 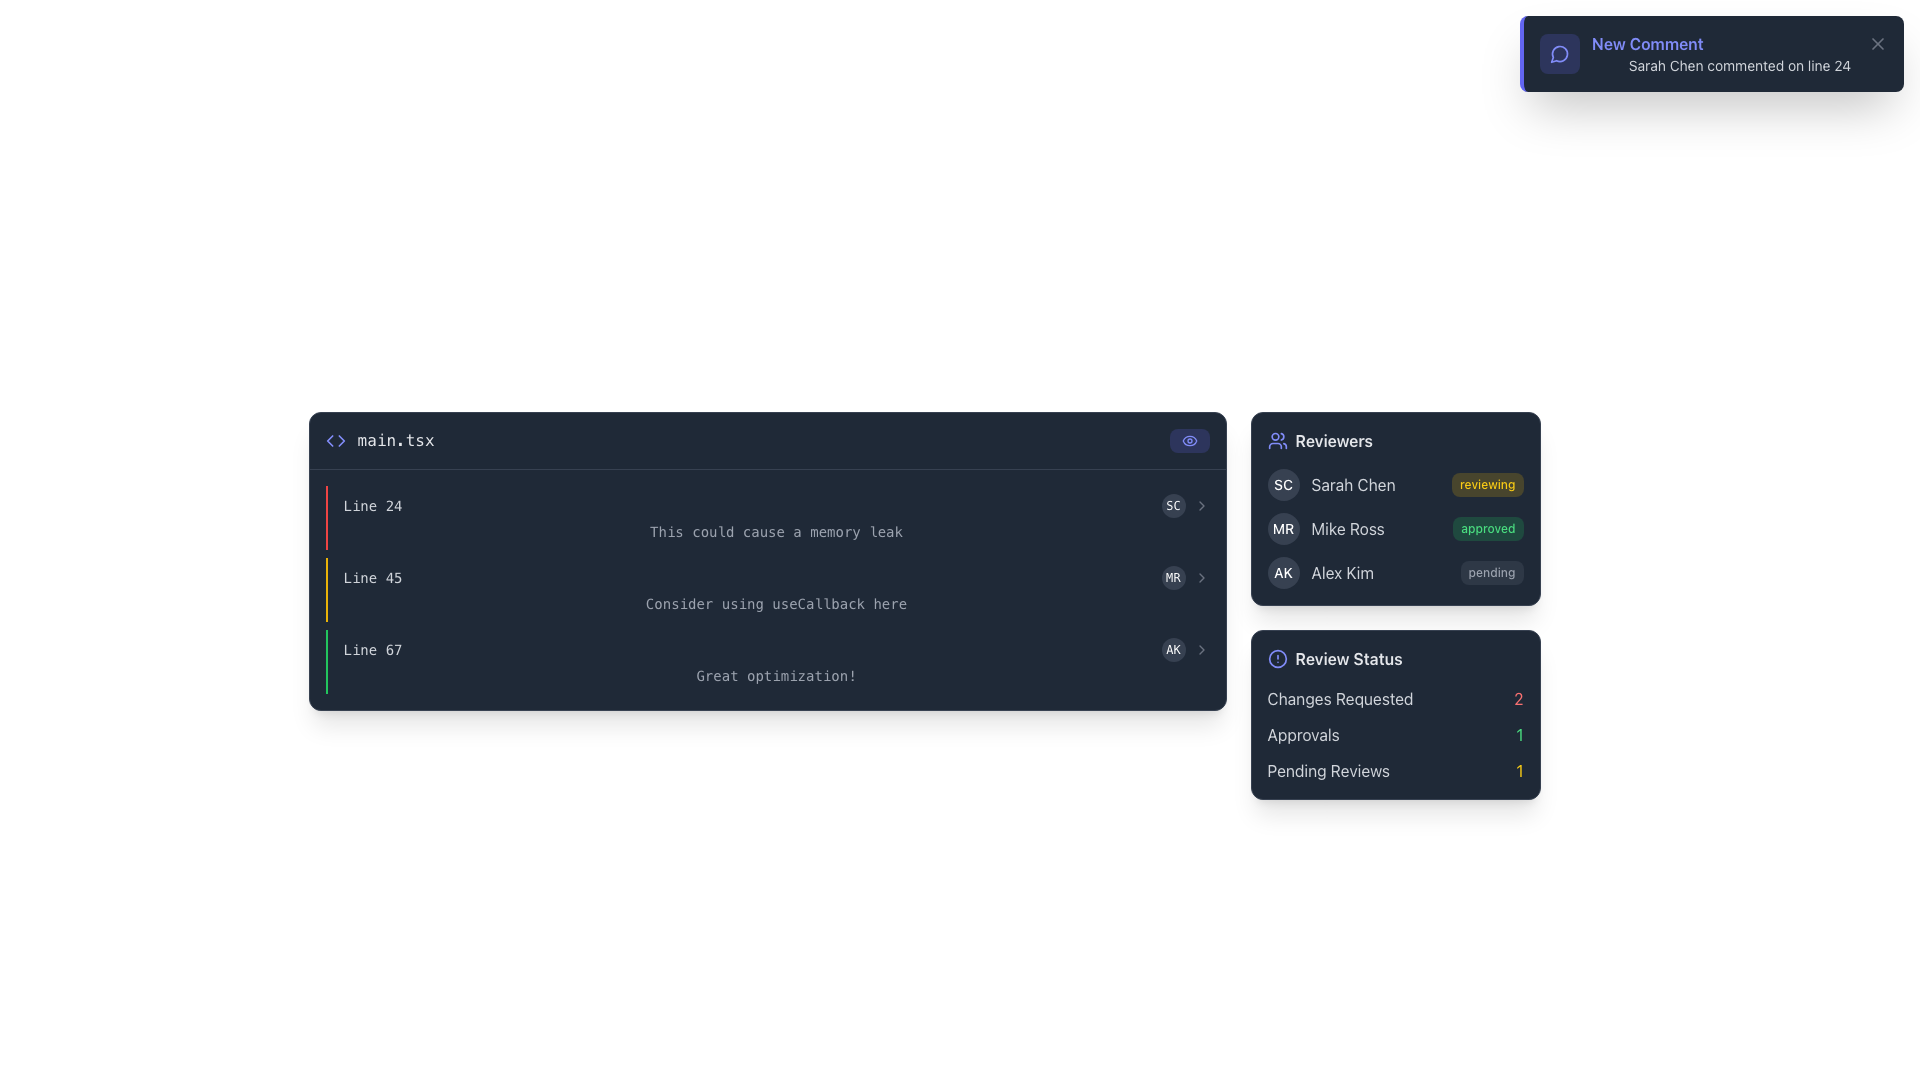 I want to click on the circular label with text and chevron icon associated with 'SC' located at the far-right side of the row for 'Line 24' to interact with it, so click(x=1185, y=504).